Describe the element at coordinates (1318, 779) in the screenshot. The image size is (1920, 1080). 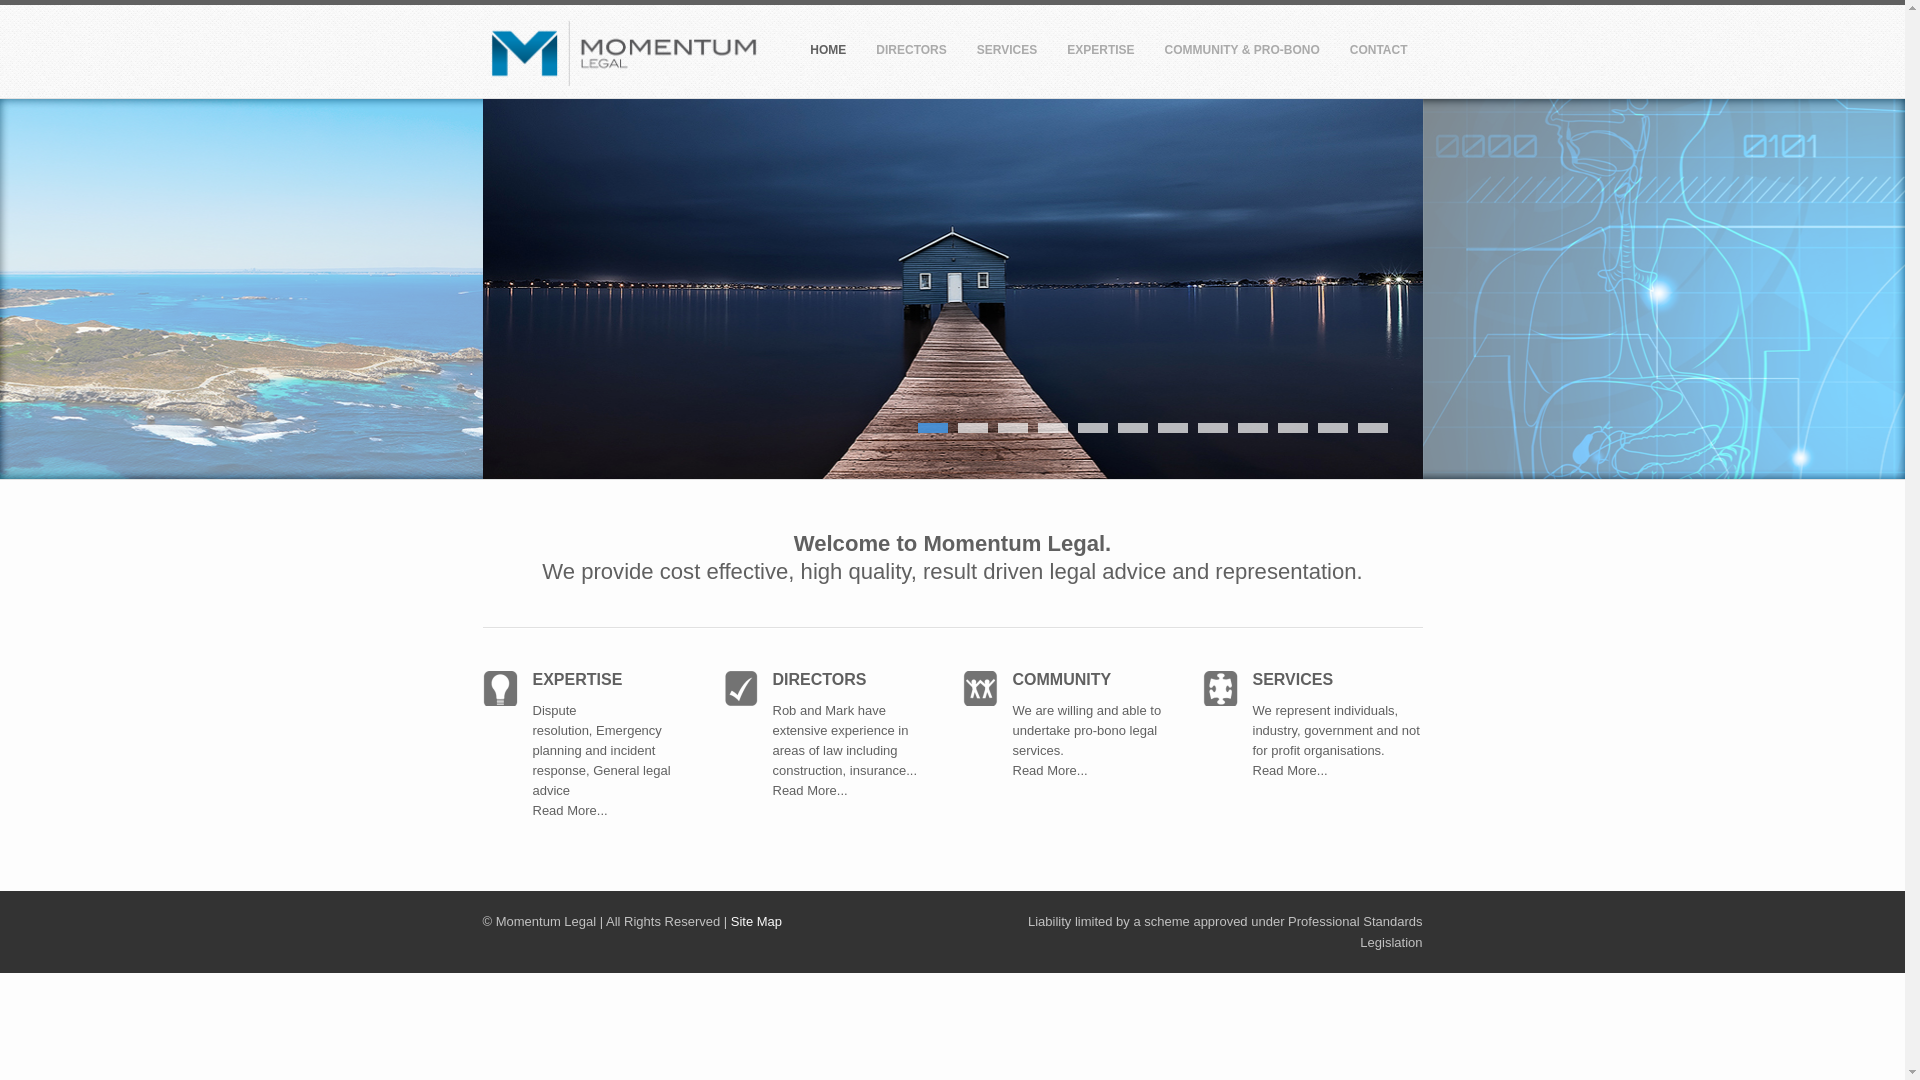
I see `'Read More...'` at that location.